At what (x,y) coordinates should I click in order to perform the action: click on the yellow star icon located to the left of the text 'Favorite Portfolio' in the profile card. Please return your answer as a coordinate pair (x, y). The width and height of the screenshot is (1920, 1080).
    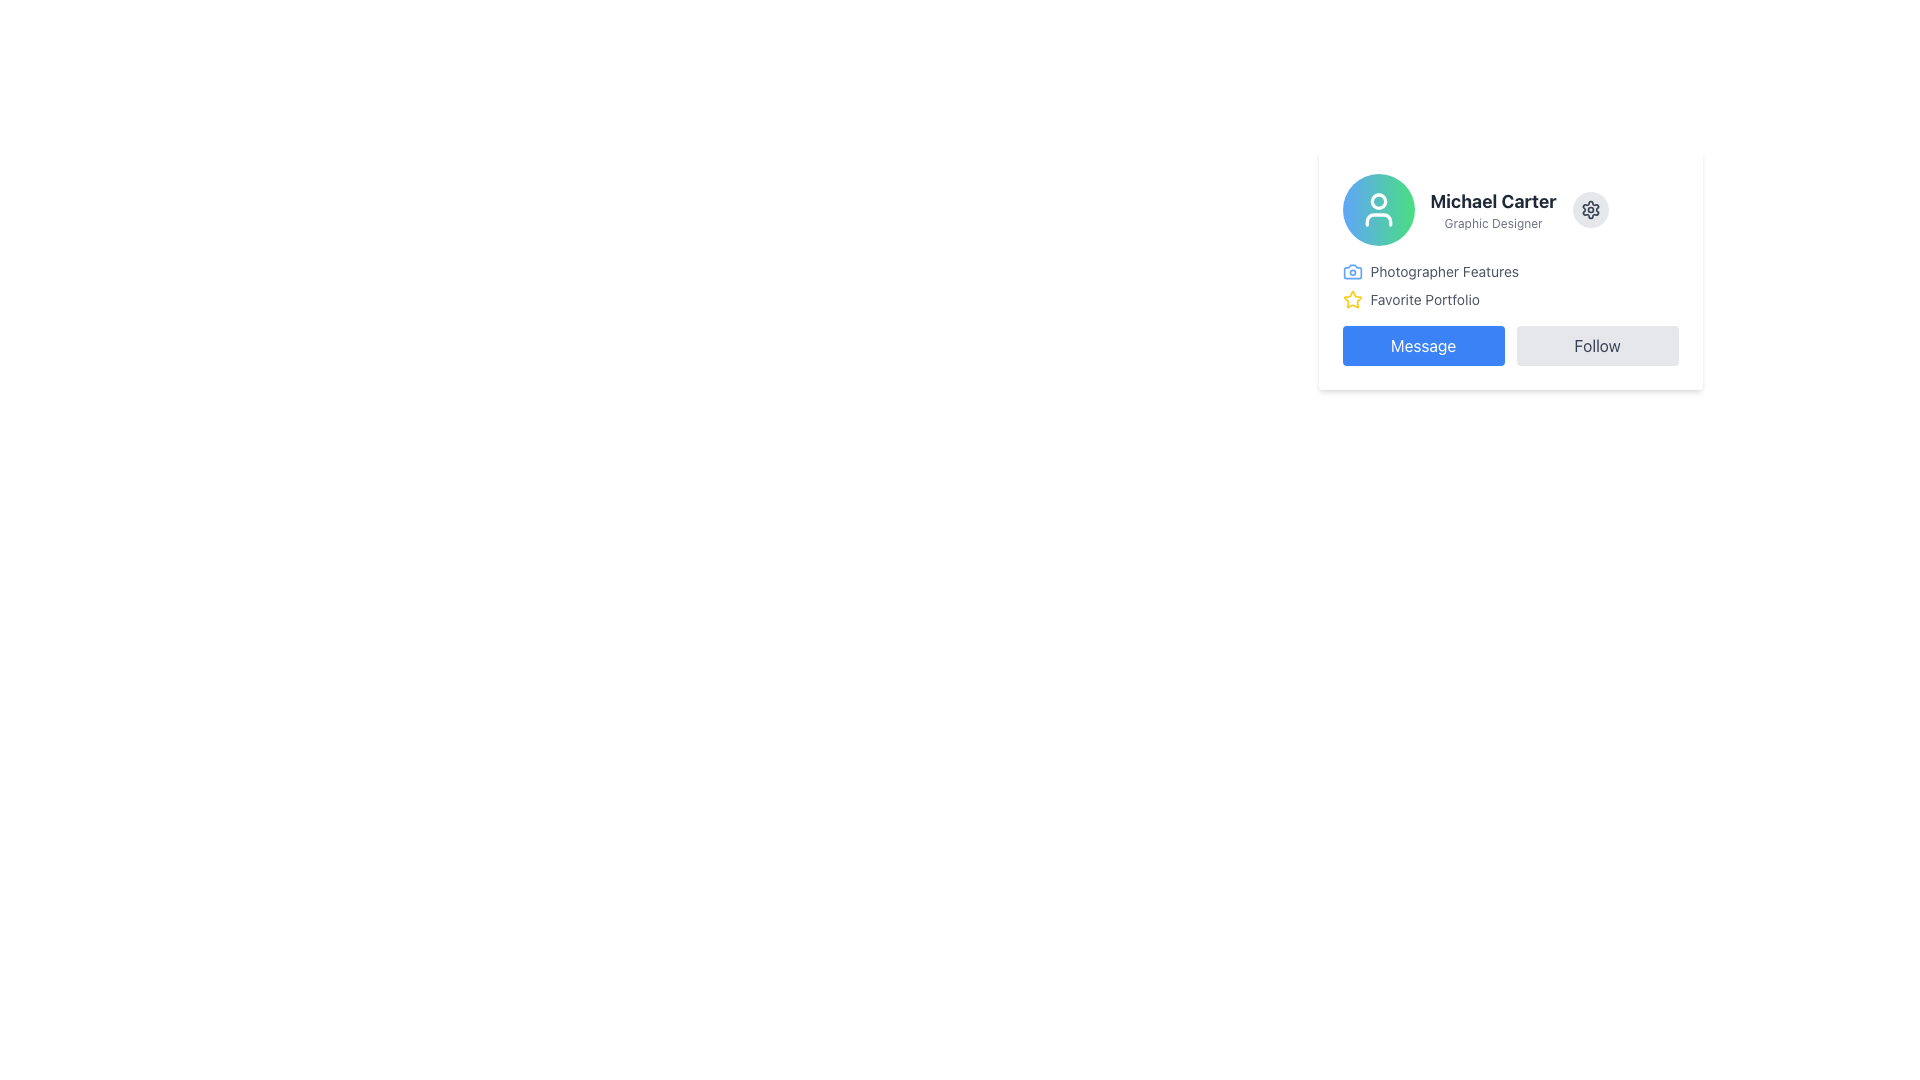
    Looking at the image, I should click on (1352, 299).